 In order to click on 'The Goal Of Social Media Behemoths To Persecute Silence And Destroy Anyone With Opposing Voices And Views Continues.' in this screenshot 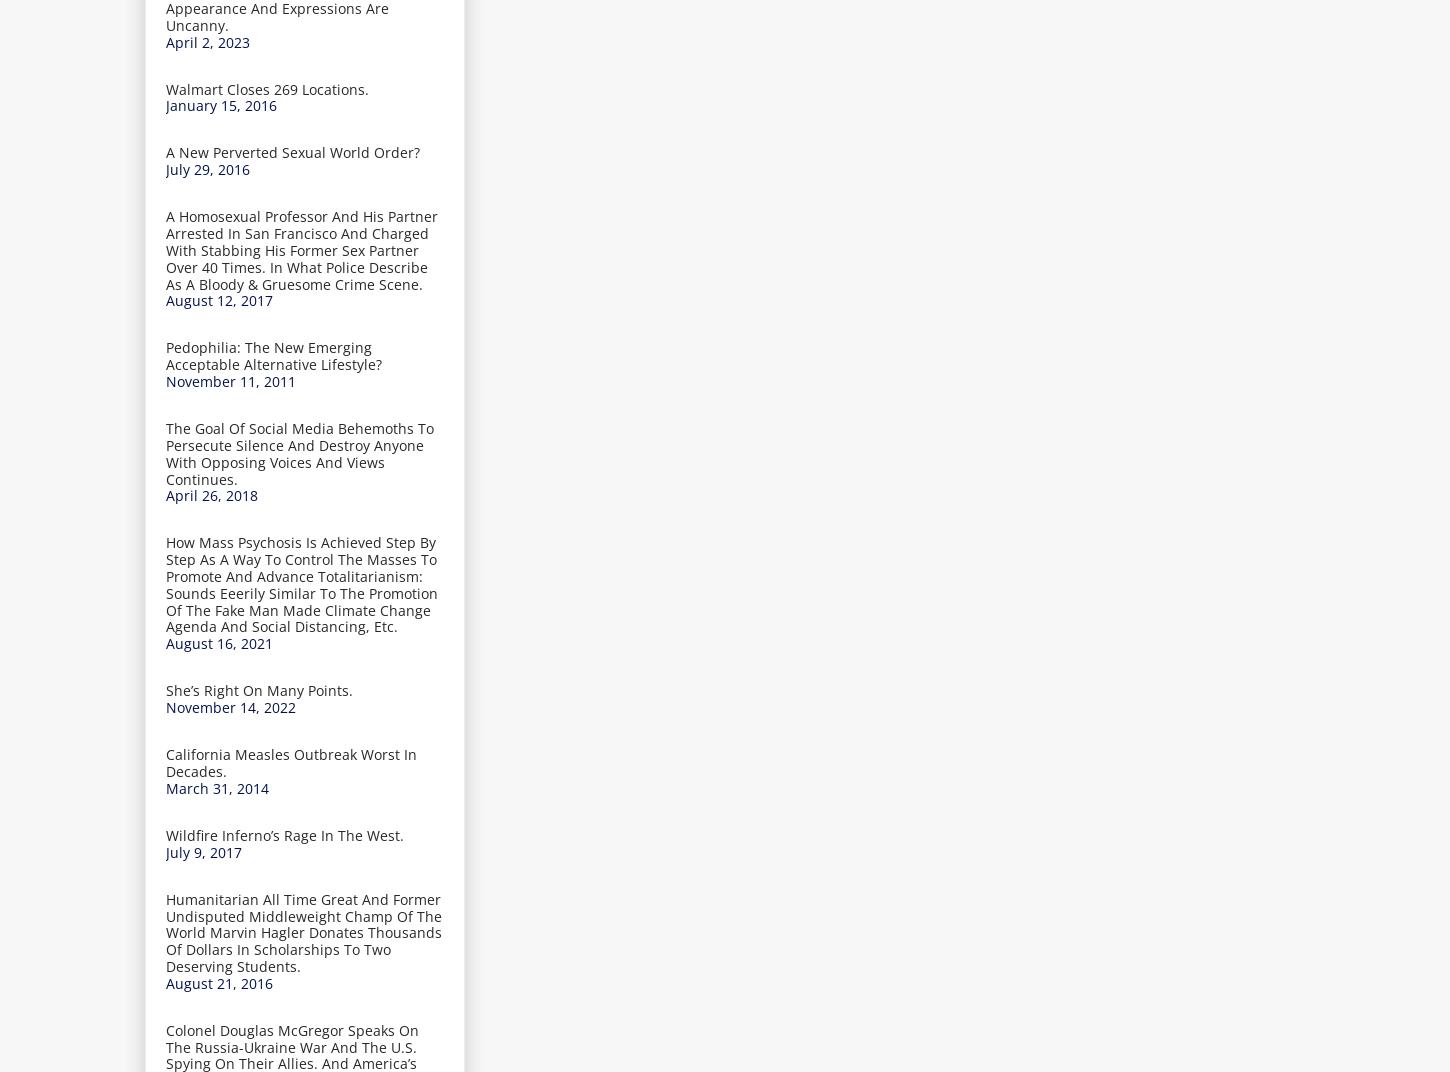, I will do `click(300, 452)`.